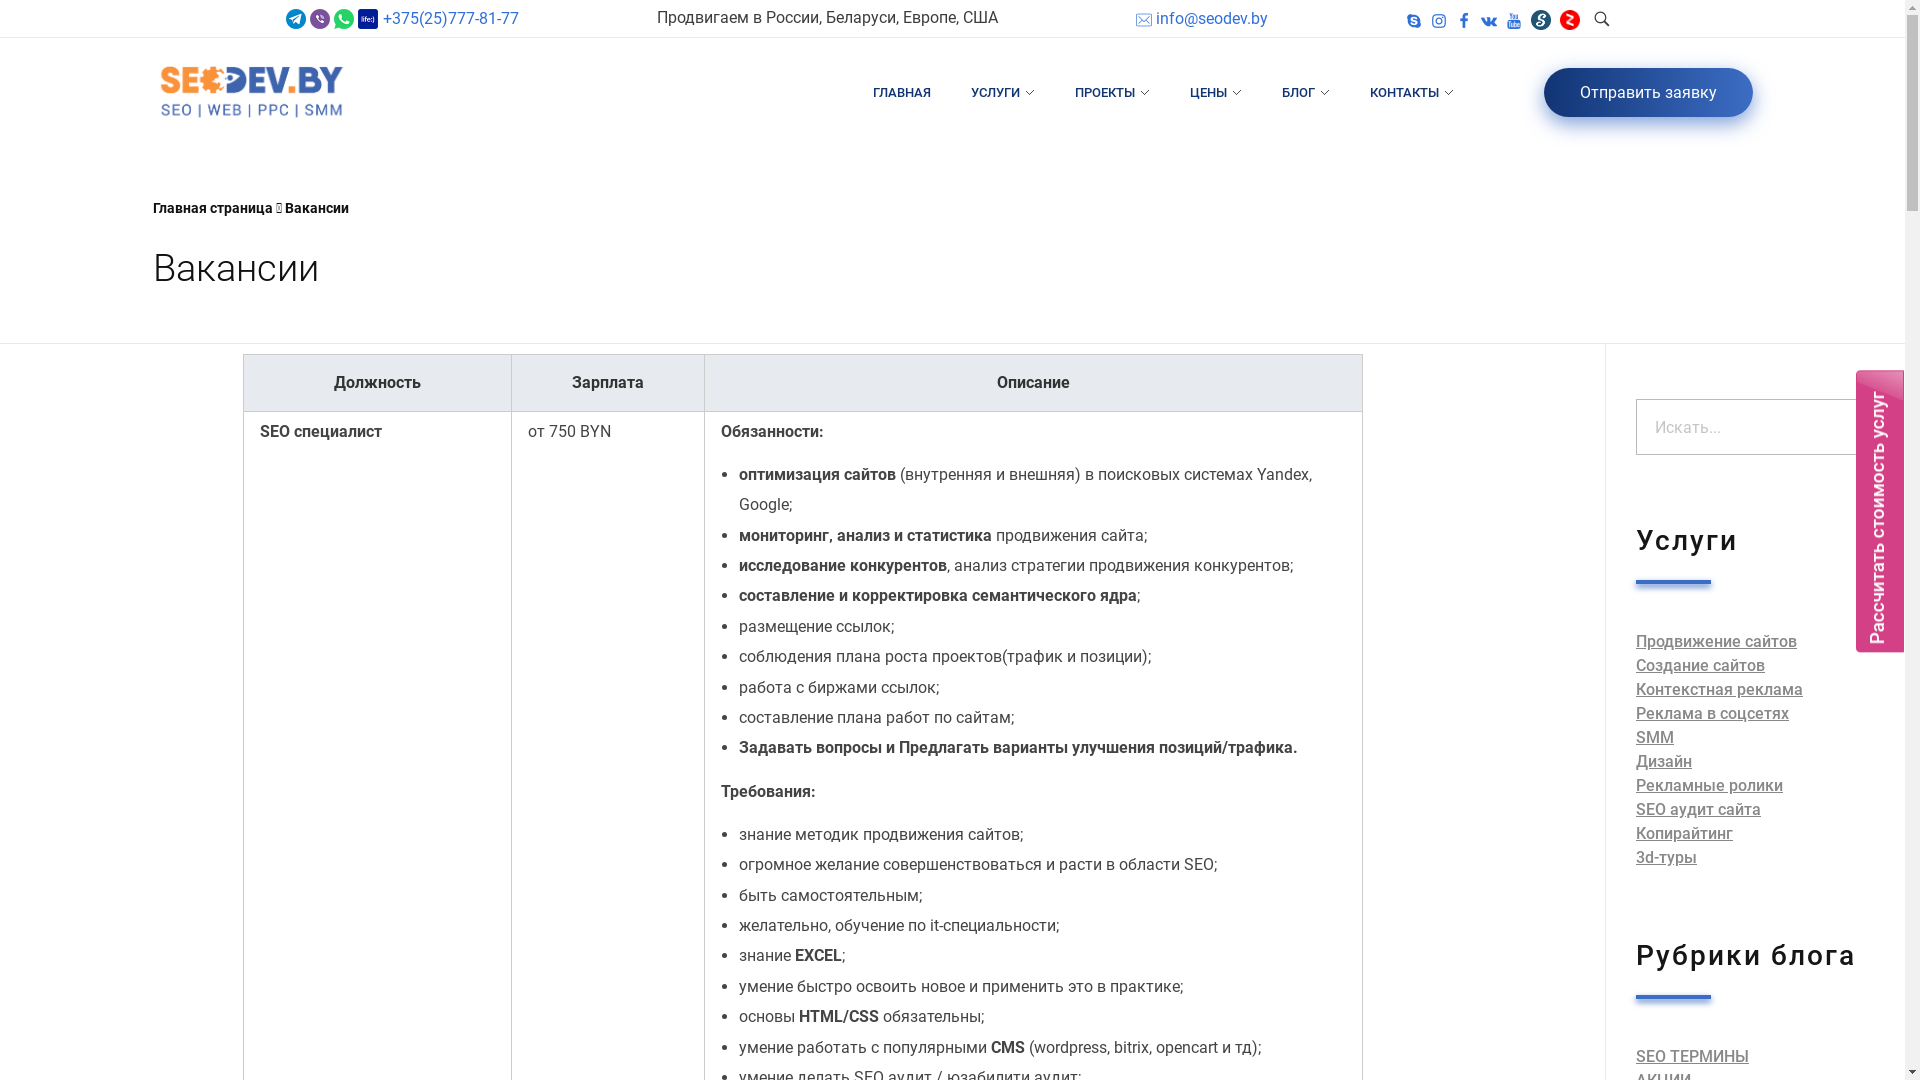  I want to click on 'WhatsApp', so click(344, 19).